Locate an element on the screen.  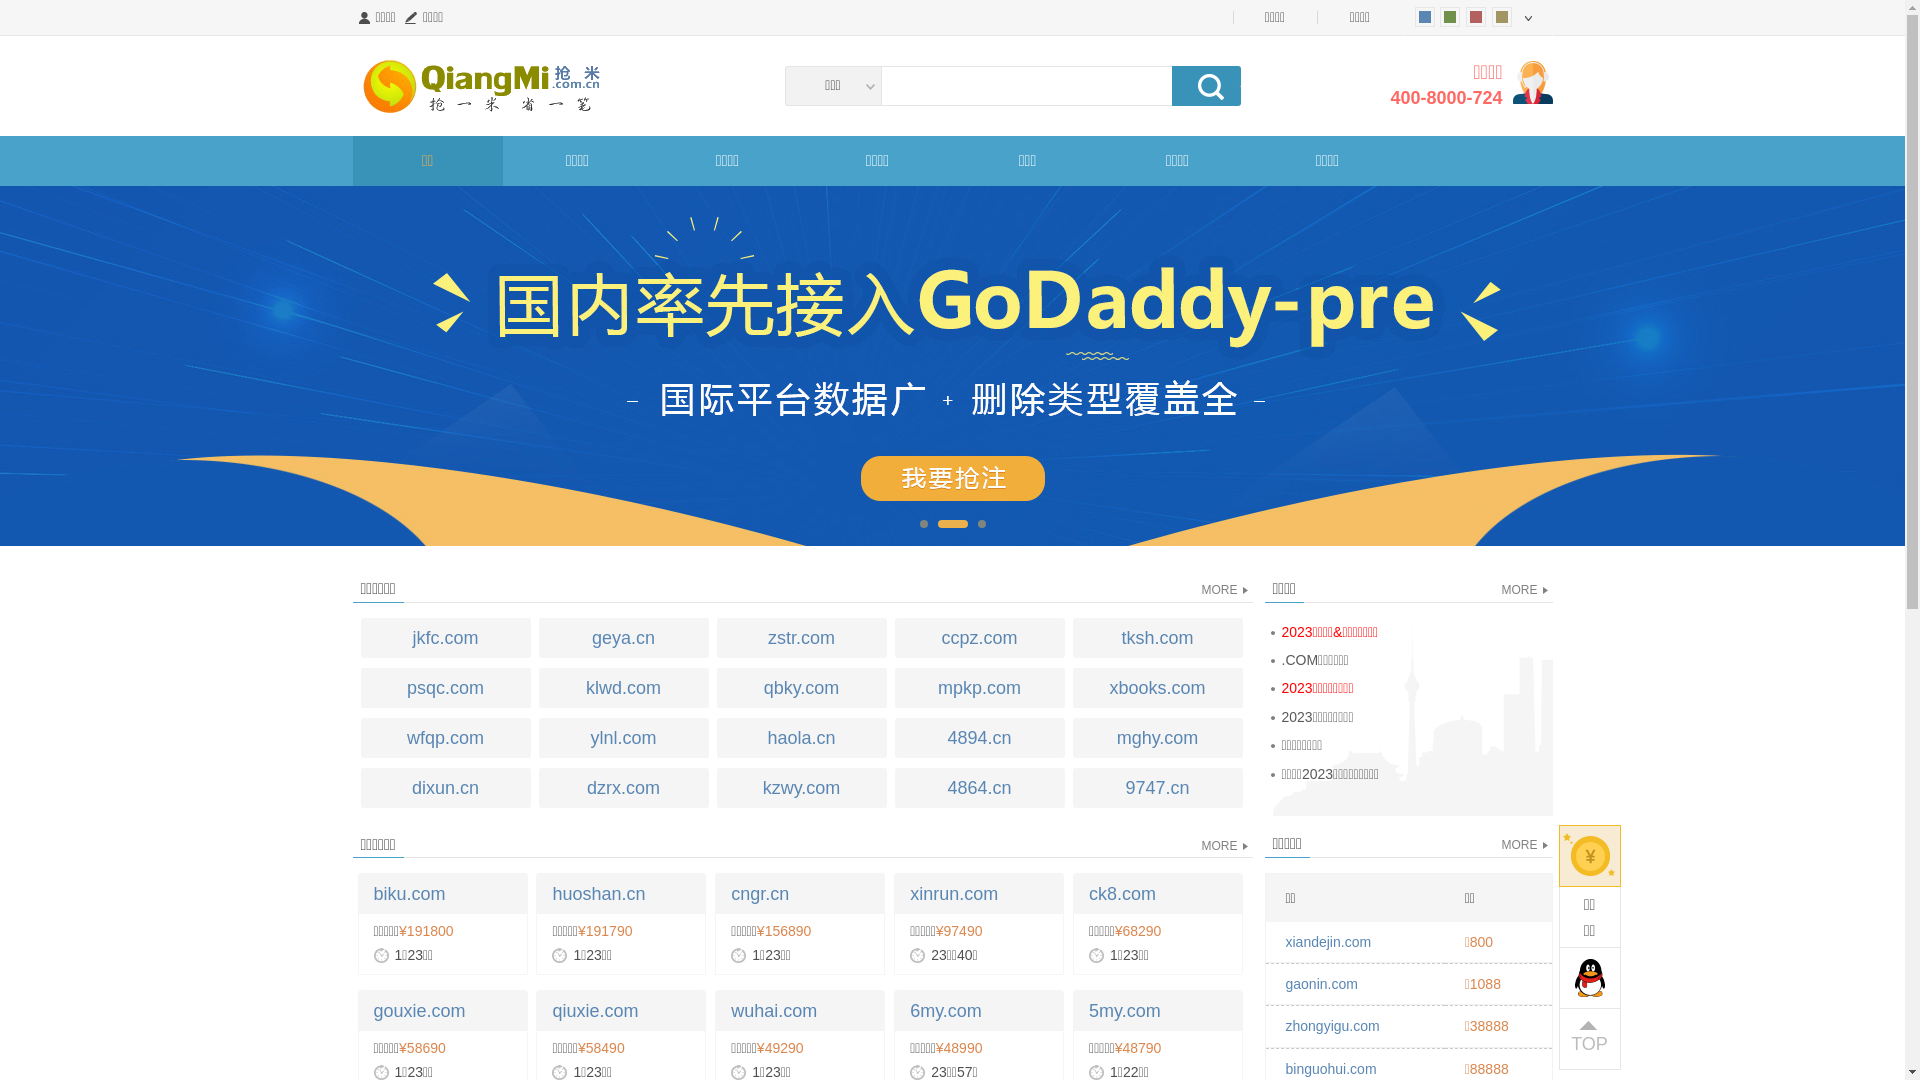
'ccpz.com' is located at coordinates (979, 637).